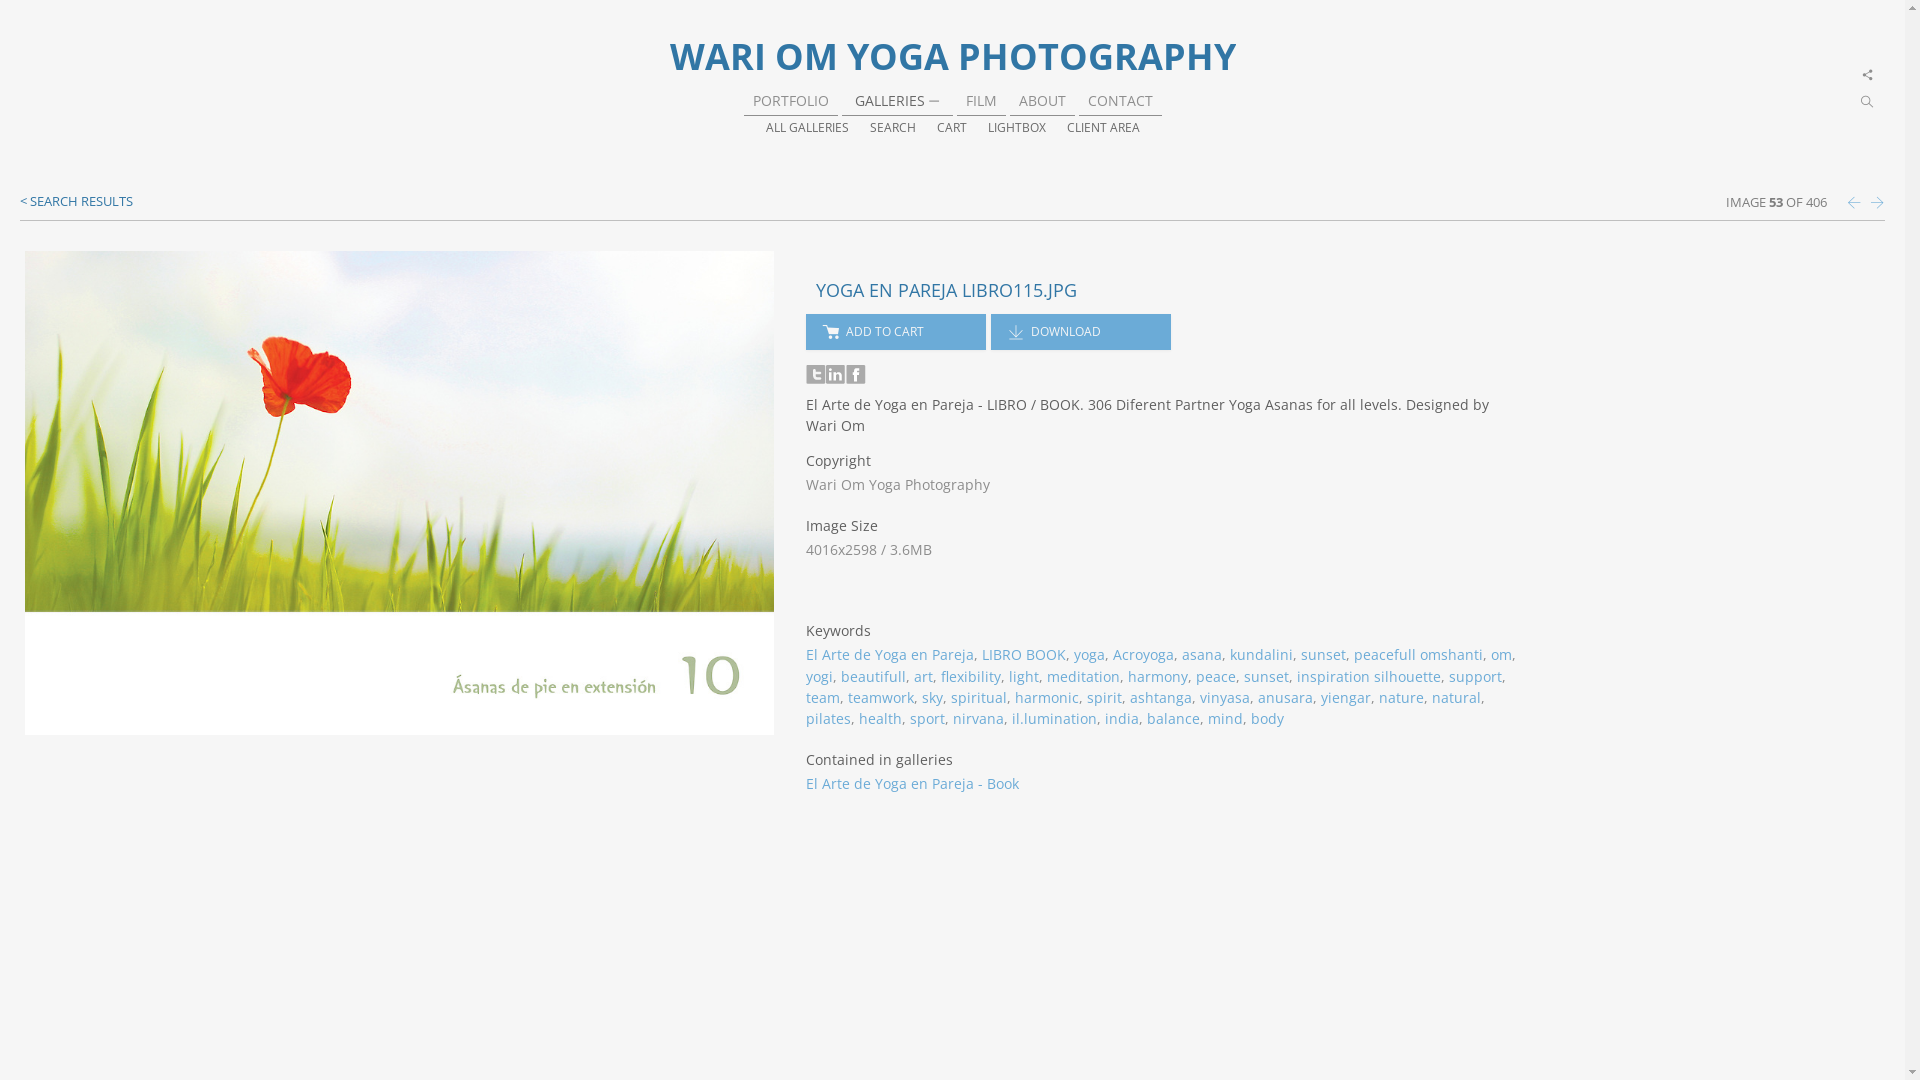  I want to click on 'anusara', so click(1256, 696).